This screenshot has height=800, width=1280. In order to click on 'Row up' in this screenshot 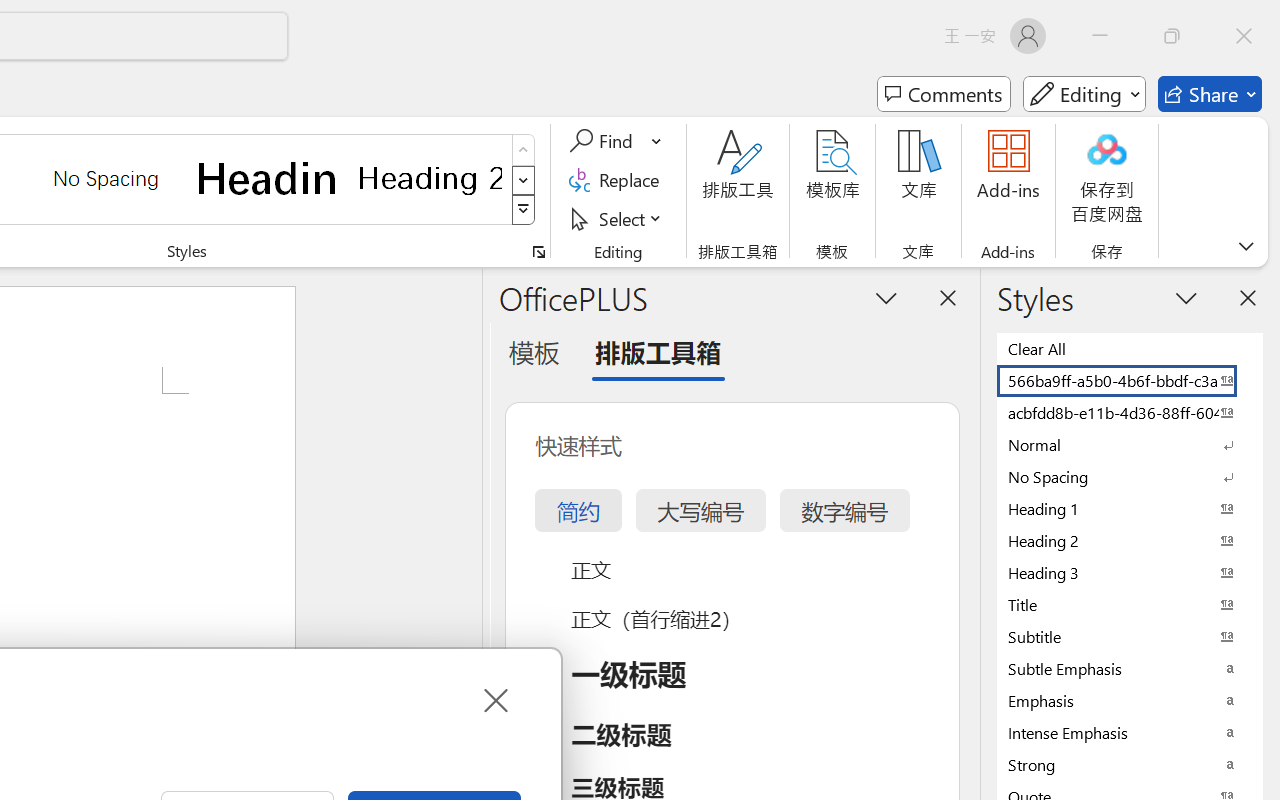, I will do `click(523, 150)`.